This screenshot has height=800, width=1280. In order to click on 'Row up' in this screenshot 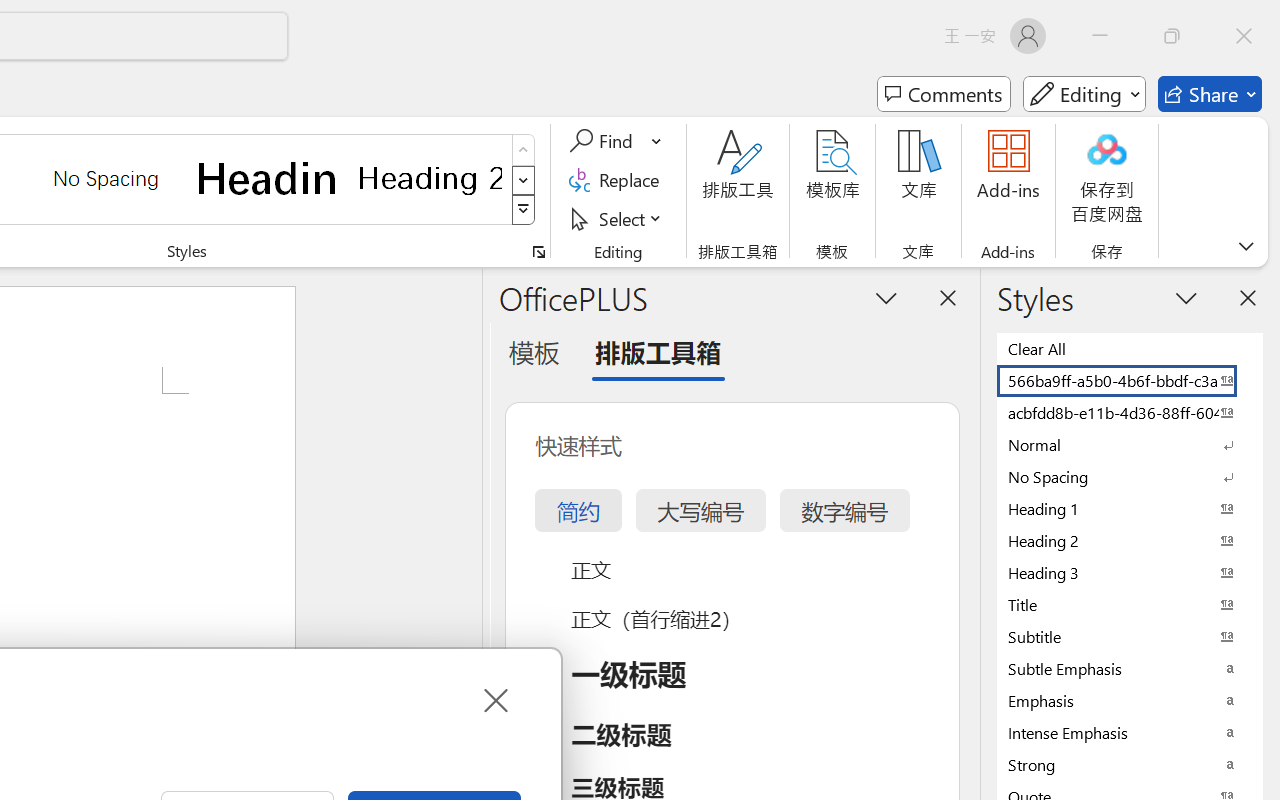, I will do `click(523, 150)`.